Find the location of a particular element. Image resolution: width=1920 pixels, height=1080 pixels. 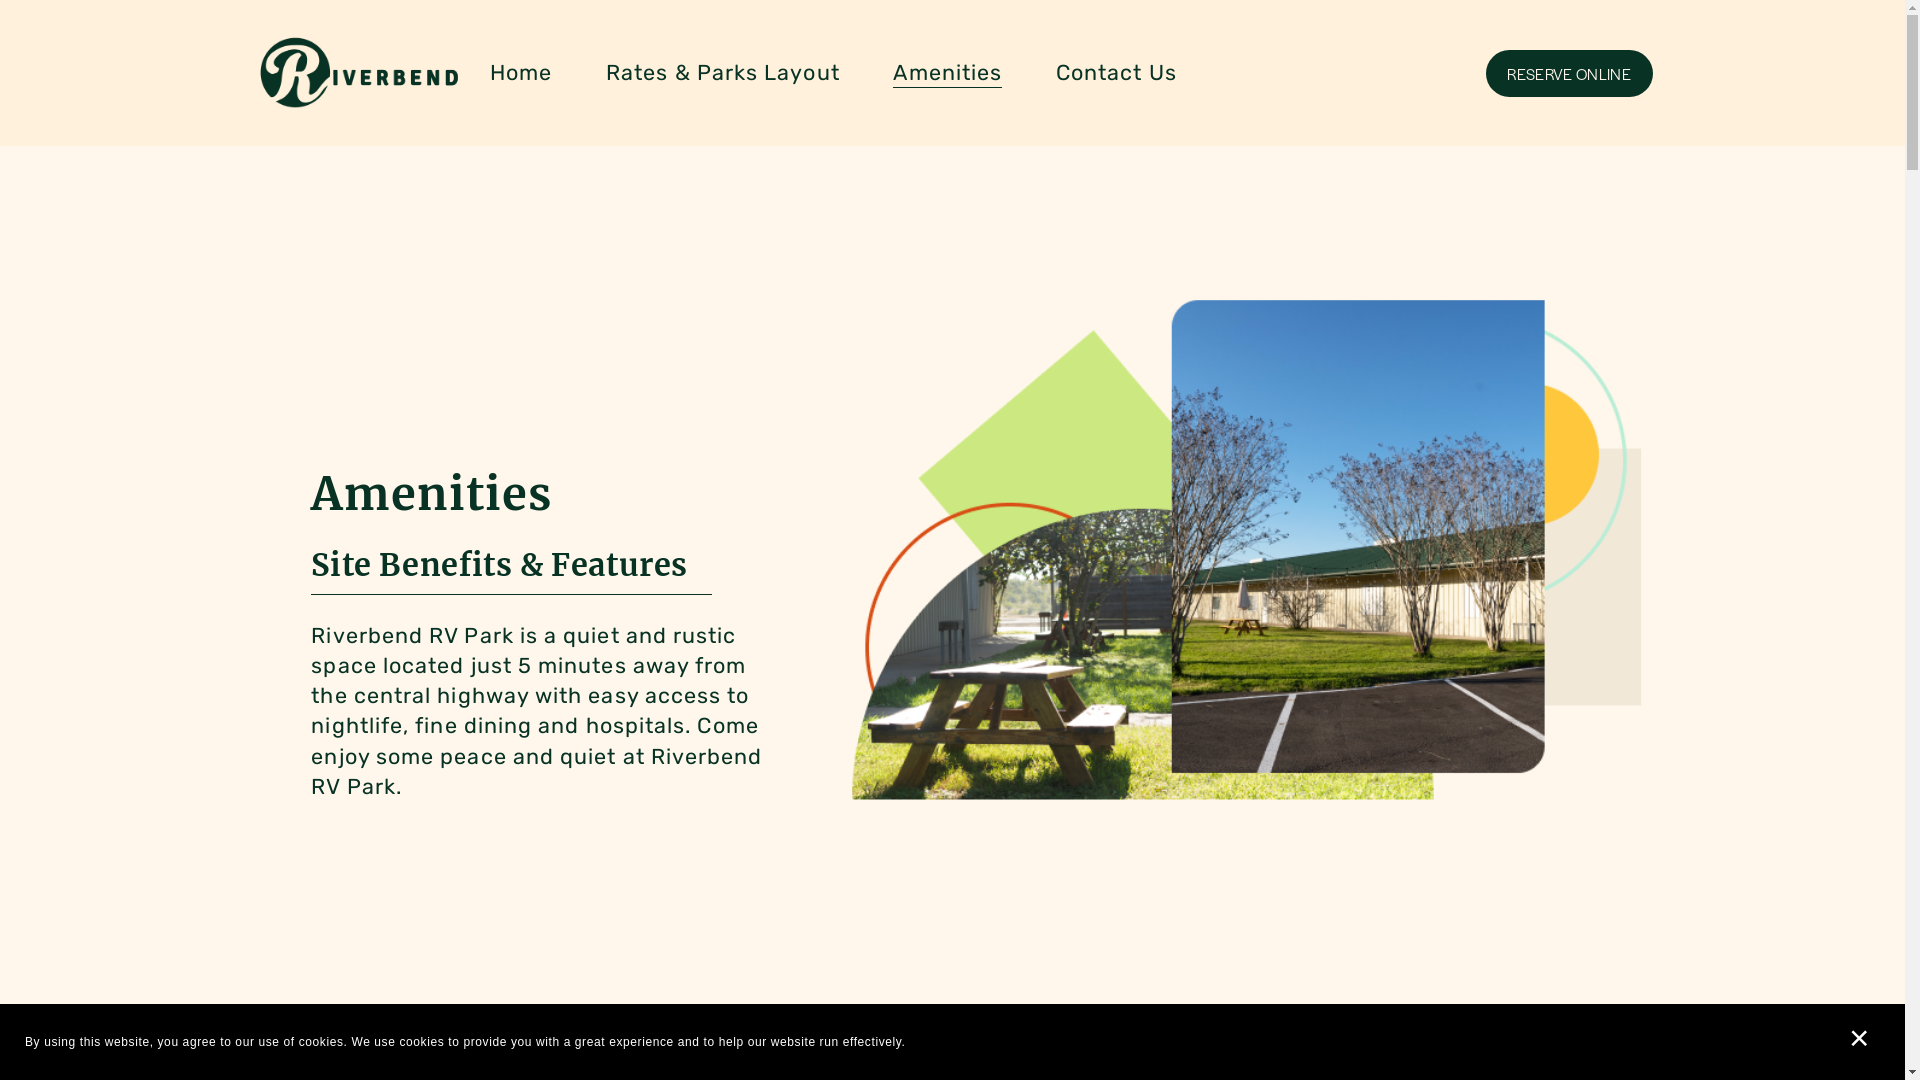

'RESERVE ONLINE' is located at coordinates (1568, 72).